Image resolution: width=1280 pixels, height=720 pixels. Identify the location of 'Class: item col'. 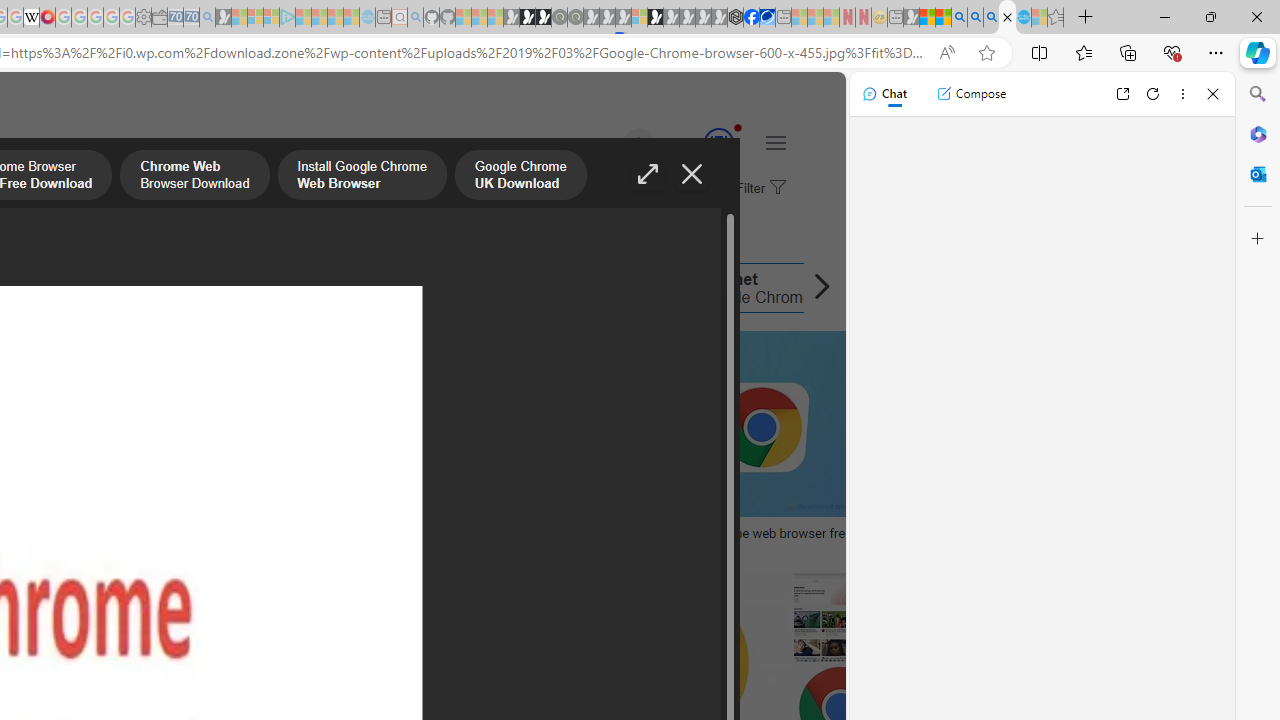
(737, 288).